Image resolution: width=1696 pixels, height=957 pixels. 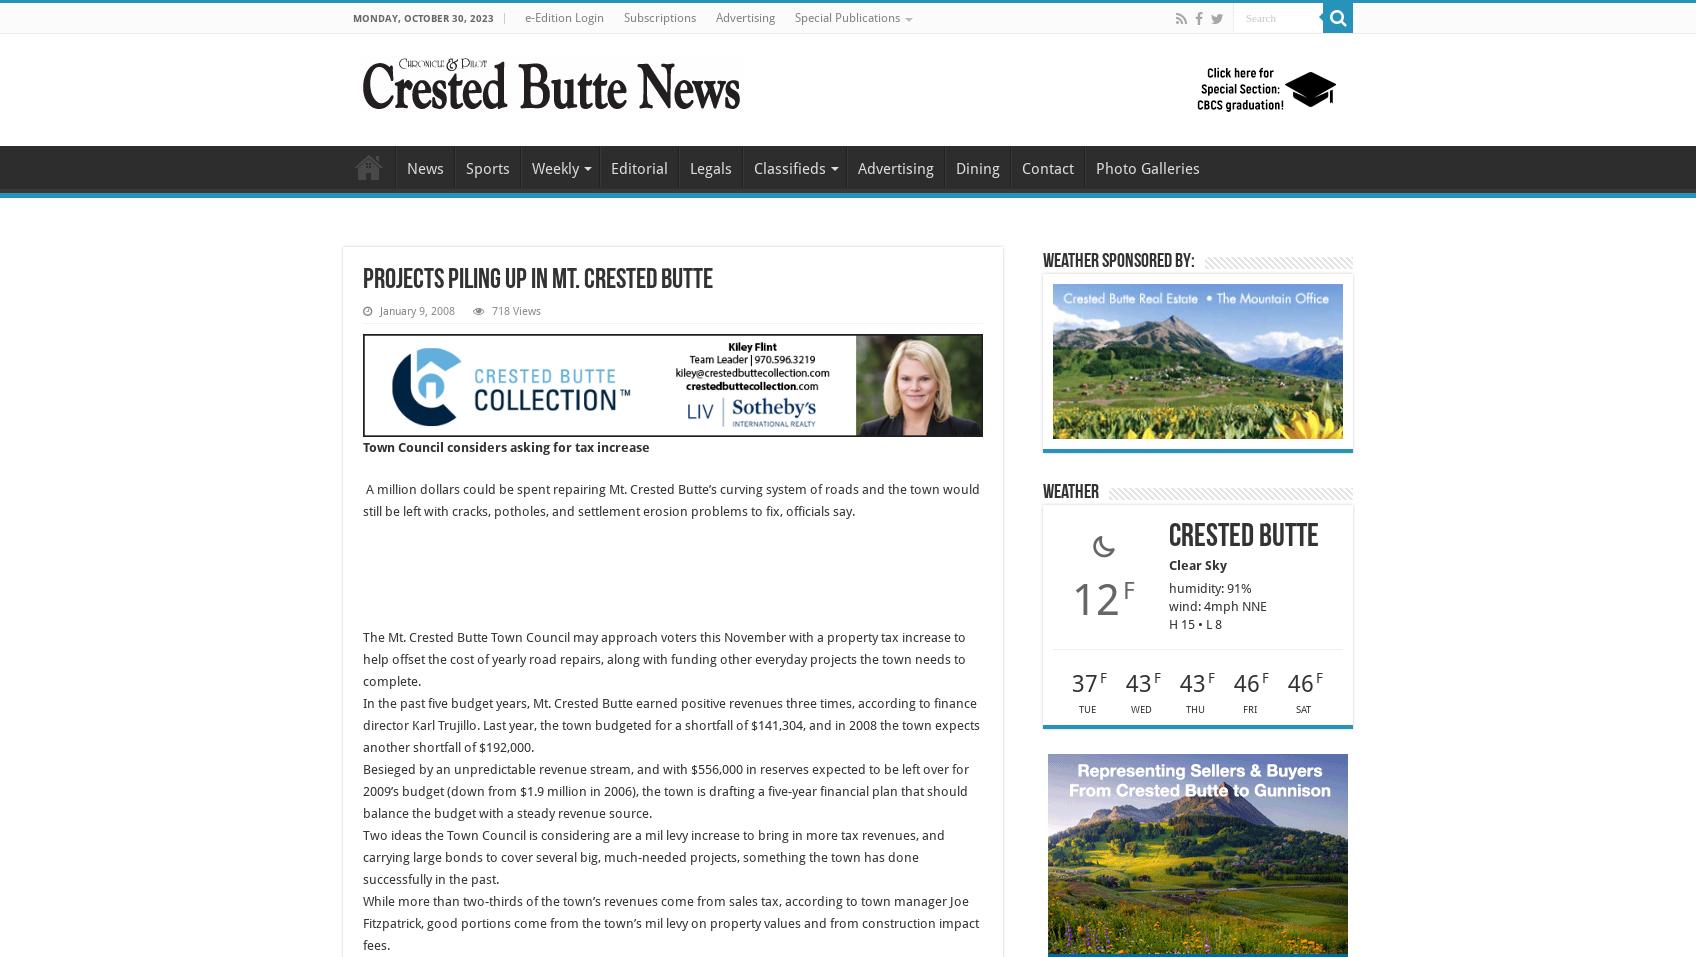 What do you see at coordinates (1070, 491) in the screenshot?
I see `'Weather'` at bounding box center [1070, 491].